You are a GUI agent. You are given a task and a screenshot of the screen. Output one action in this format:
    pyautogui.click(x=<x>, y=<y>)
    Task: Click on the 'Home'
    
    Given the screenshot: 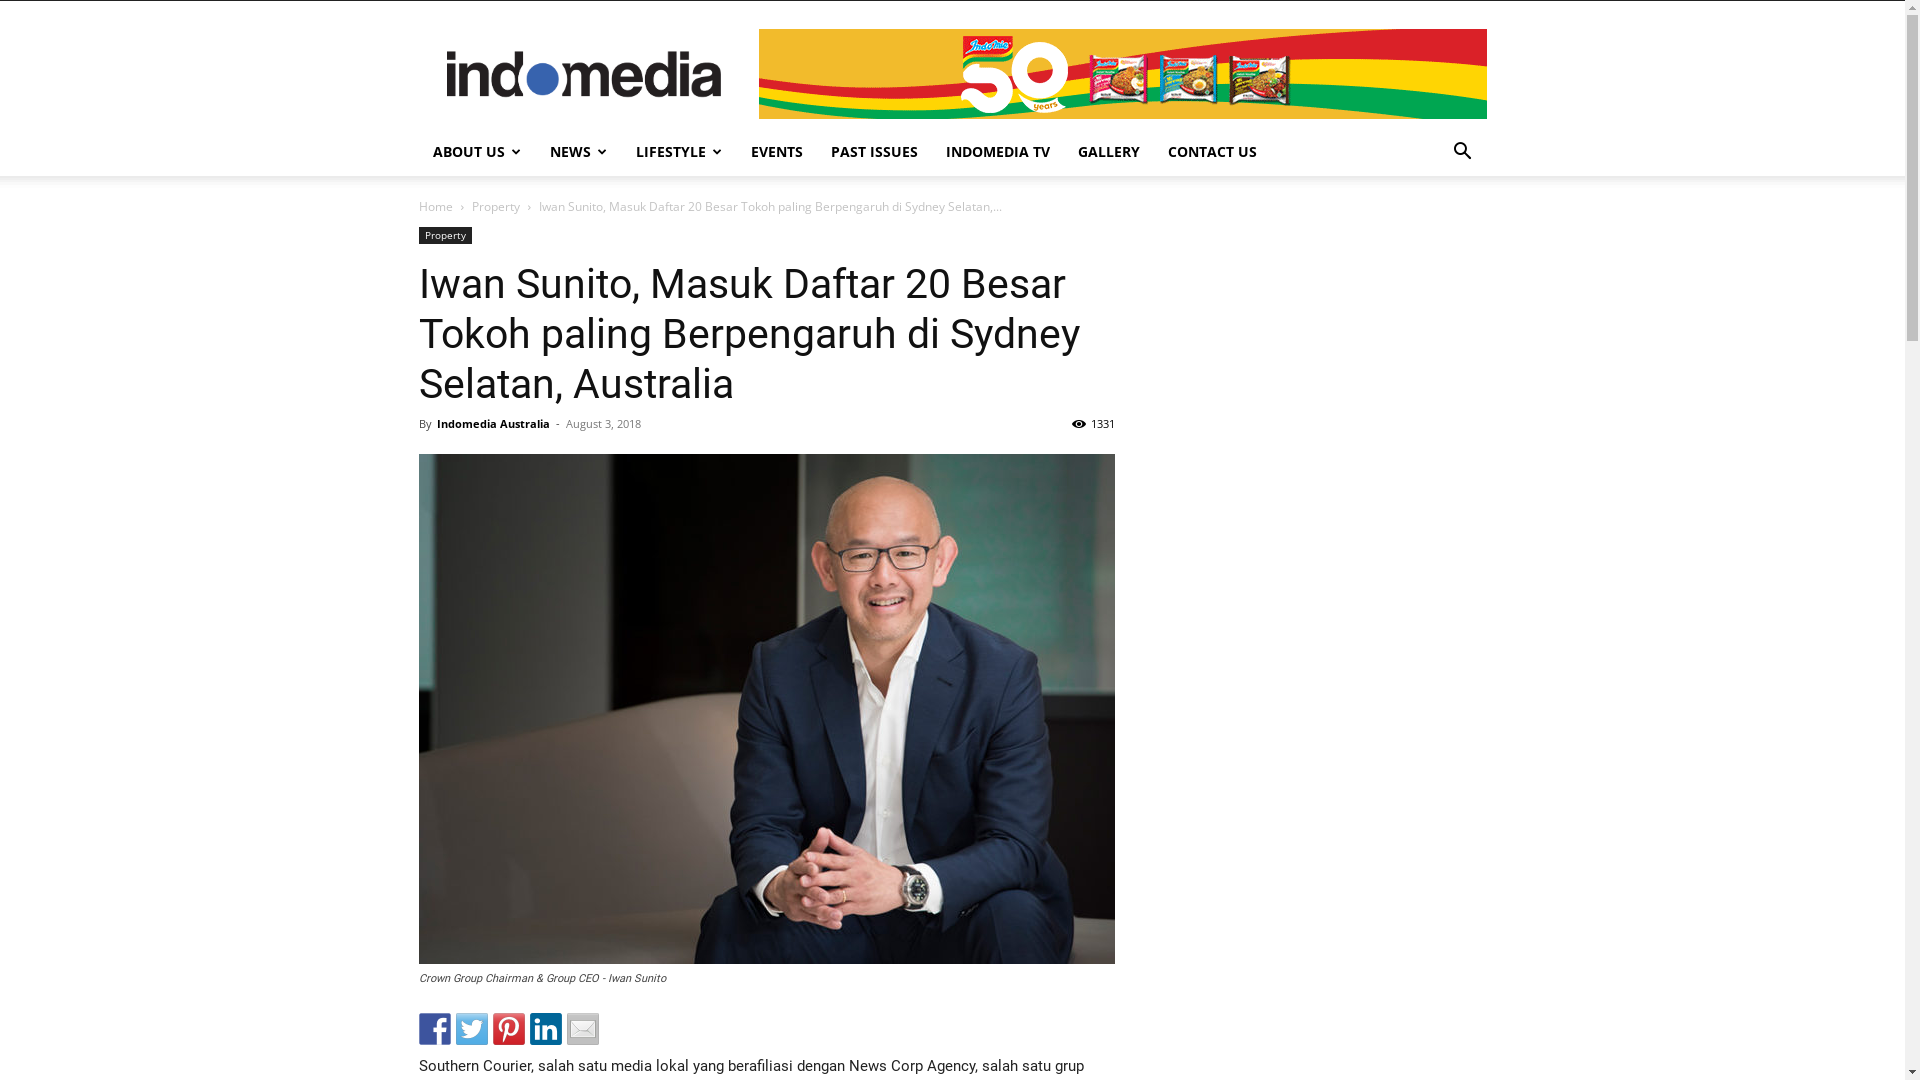 What is the action you would take?
    pyautogui.click(x=416, y=206)
    